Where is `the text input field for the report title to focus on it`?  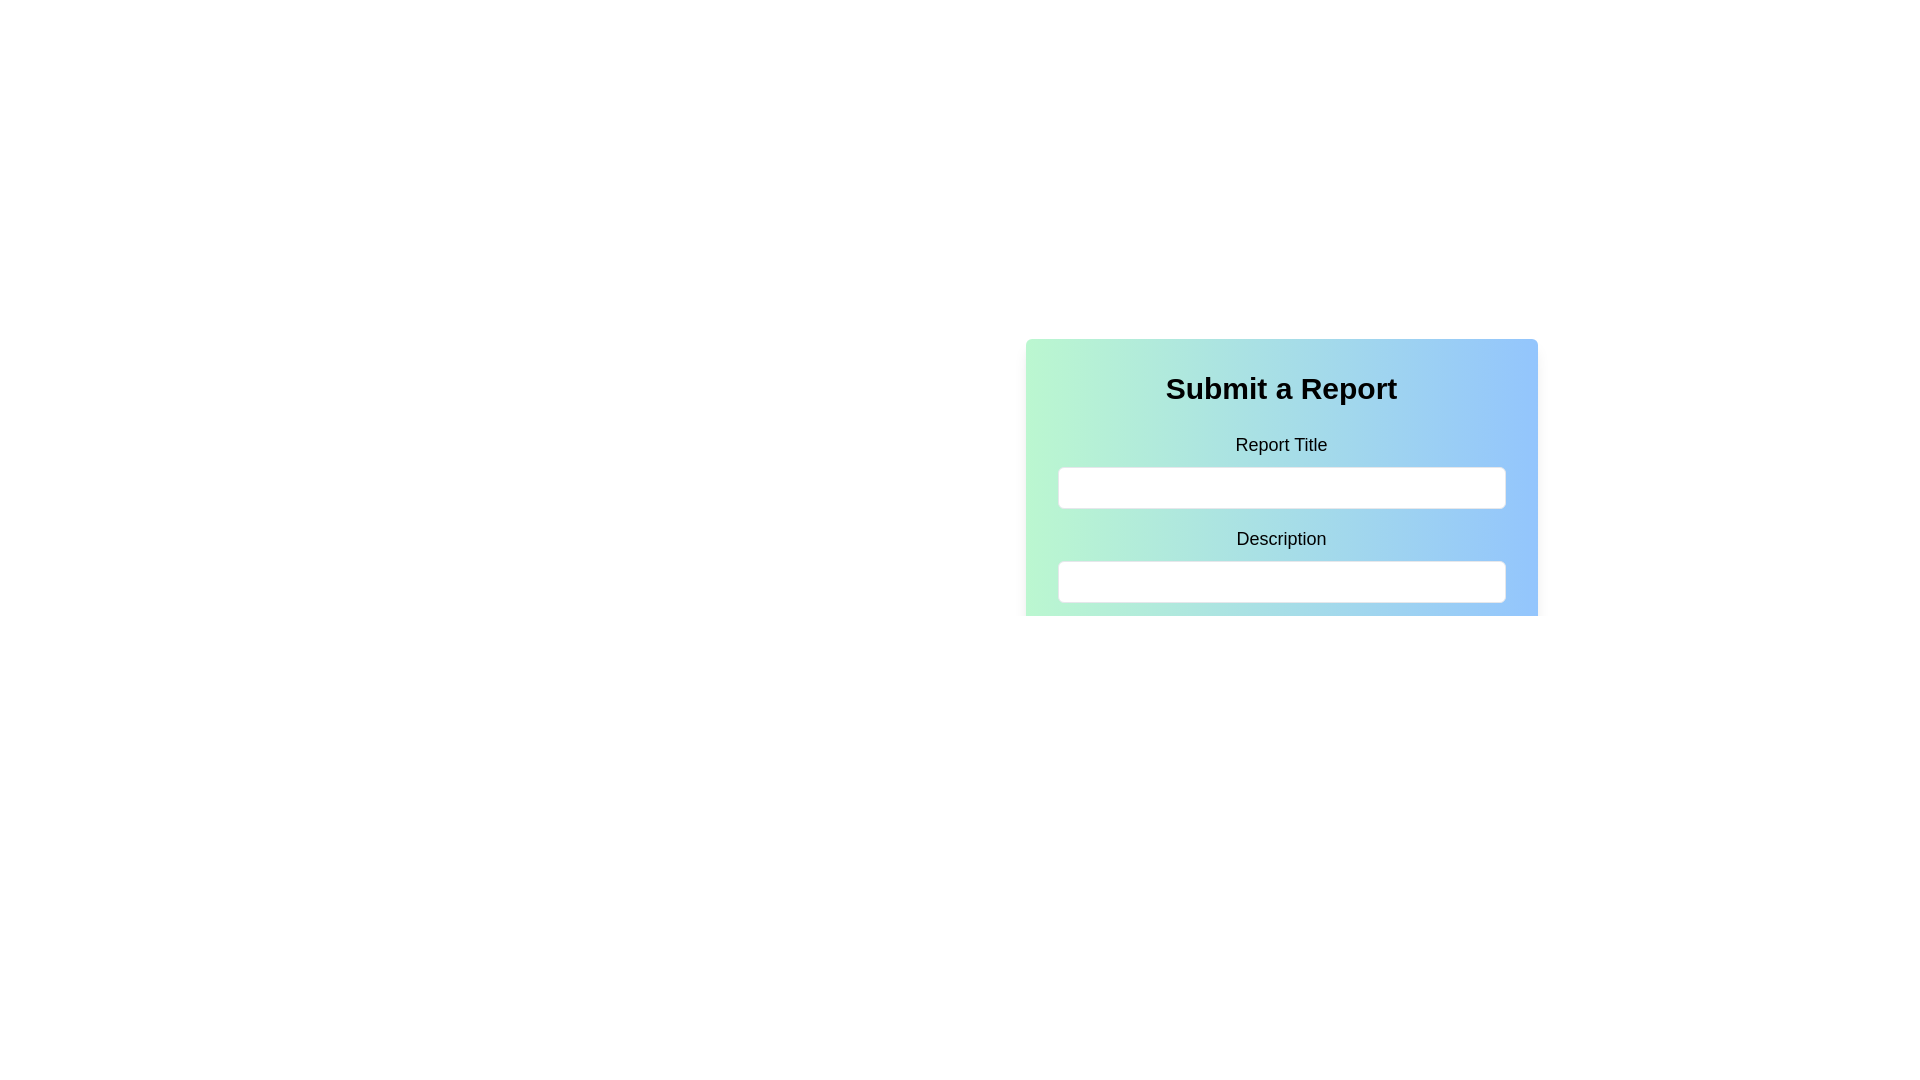
the text input field for the report title to focus on it is located at coordinates (1281, 470).